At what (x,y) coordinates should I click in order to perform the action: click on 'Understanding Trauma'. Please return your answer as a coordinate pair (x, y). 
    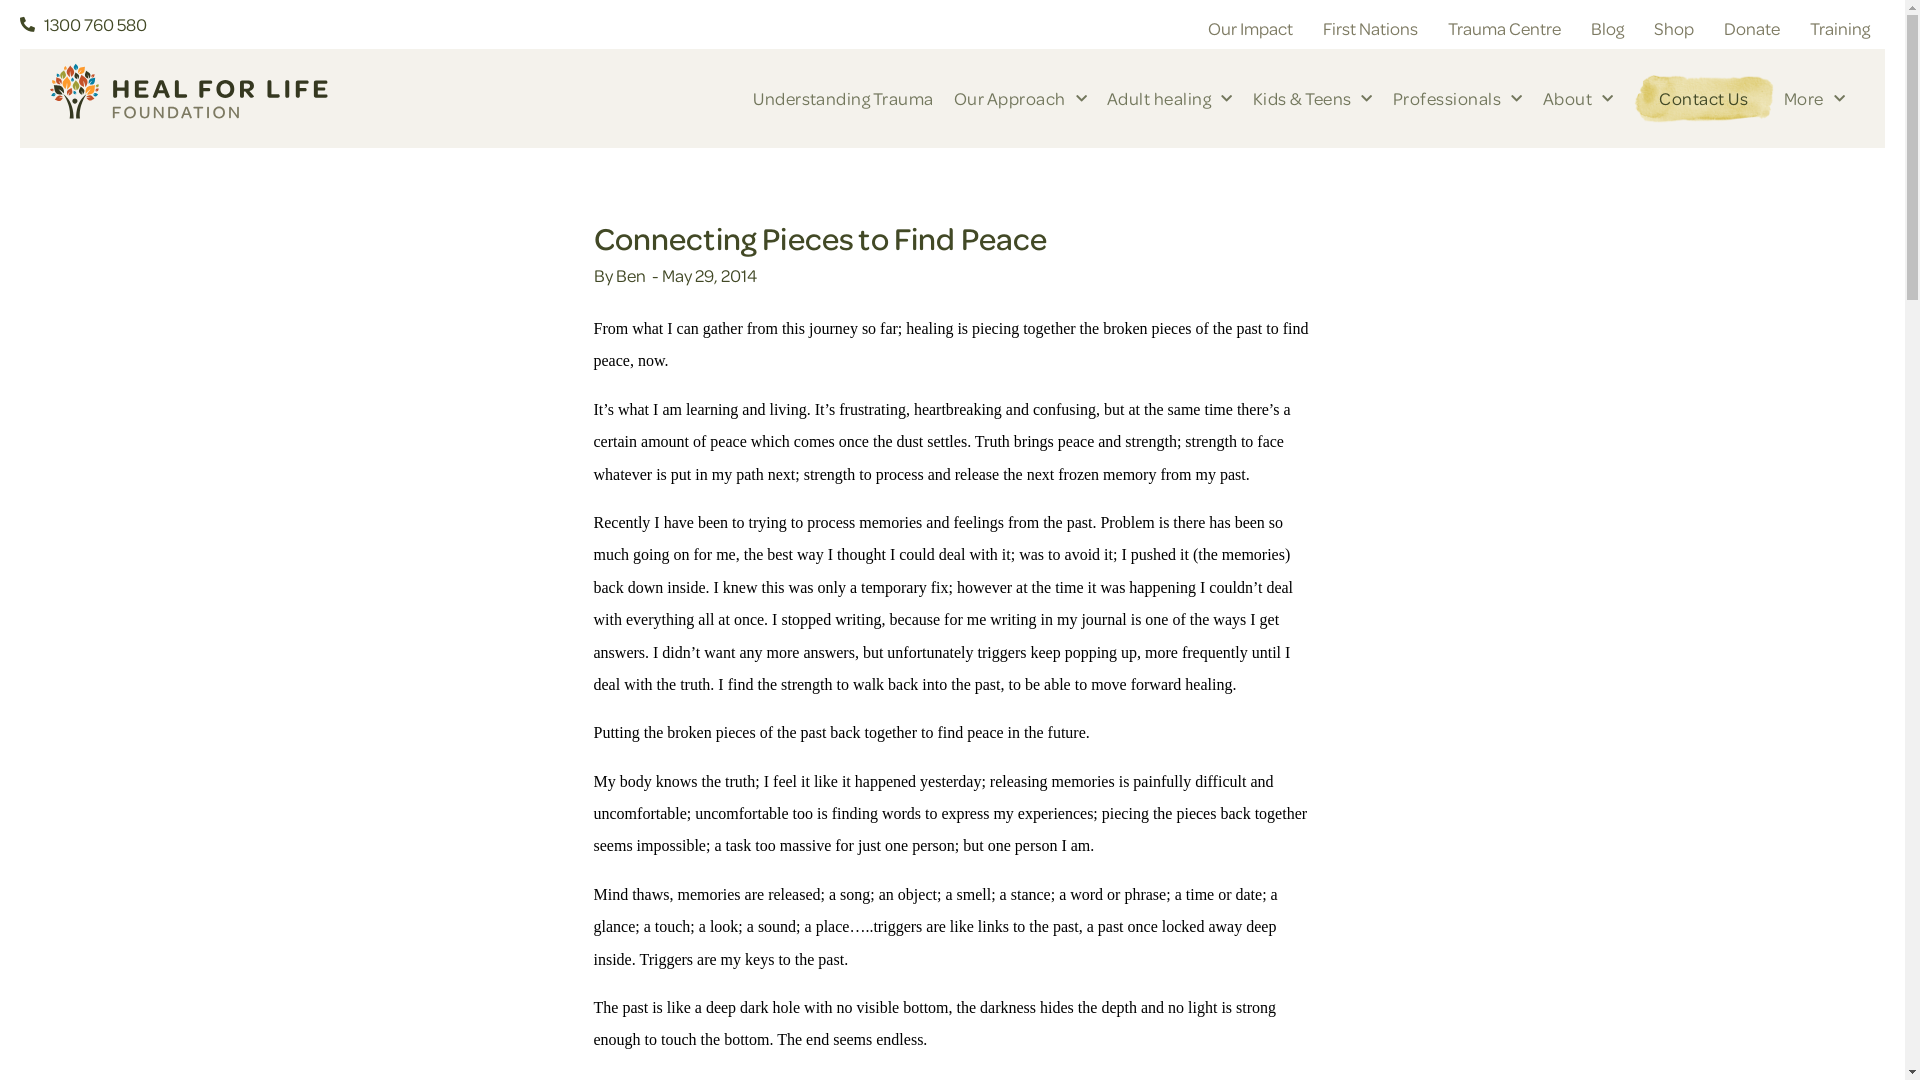
    Looking at the image, I should click on (843, 99).